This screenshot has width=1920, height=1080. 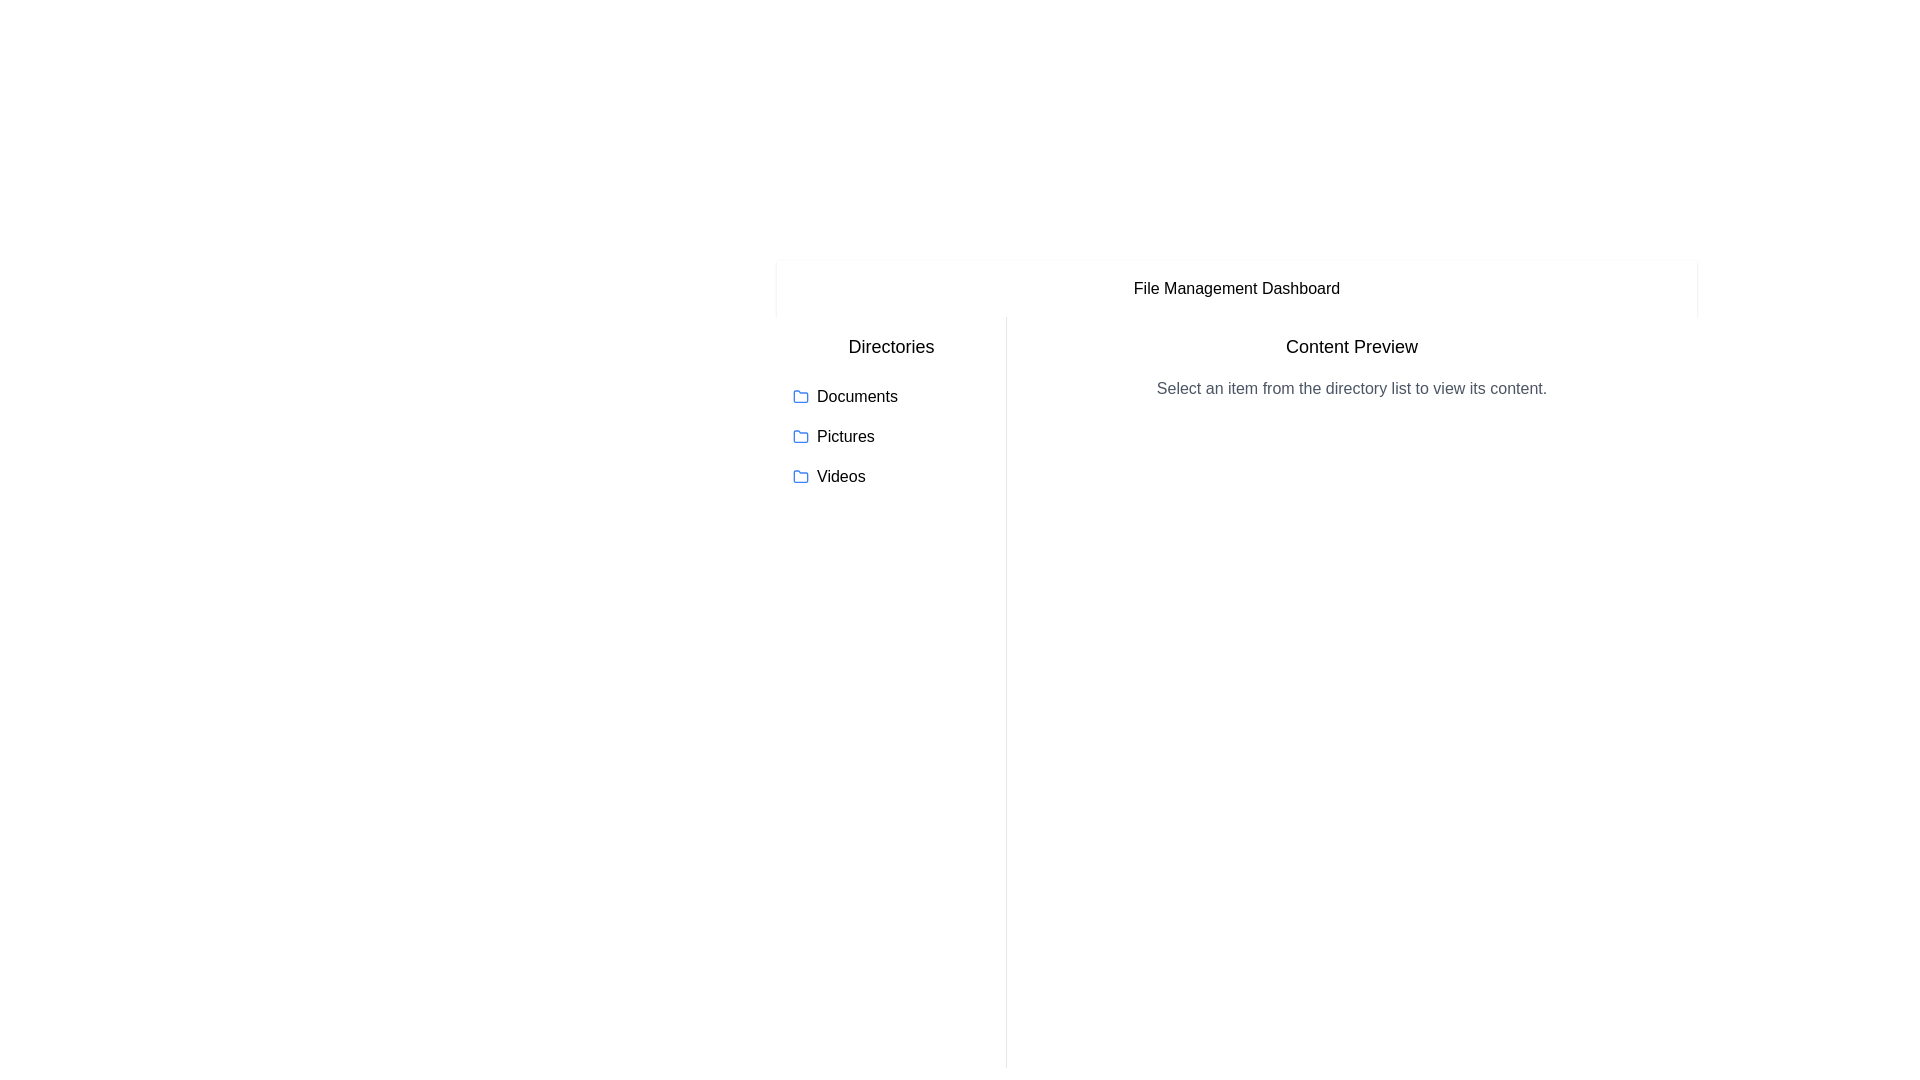 What do you see at coordinates (801, 477) in the screenshot?
I see `the folder icon representing the 'Videos' directory in the file management dashboard, which is located next to the text label 'Videos'` at bounding box center [801, 477].